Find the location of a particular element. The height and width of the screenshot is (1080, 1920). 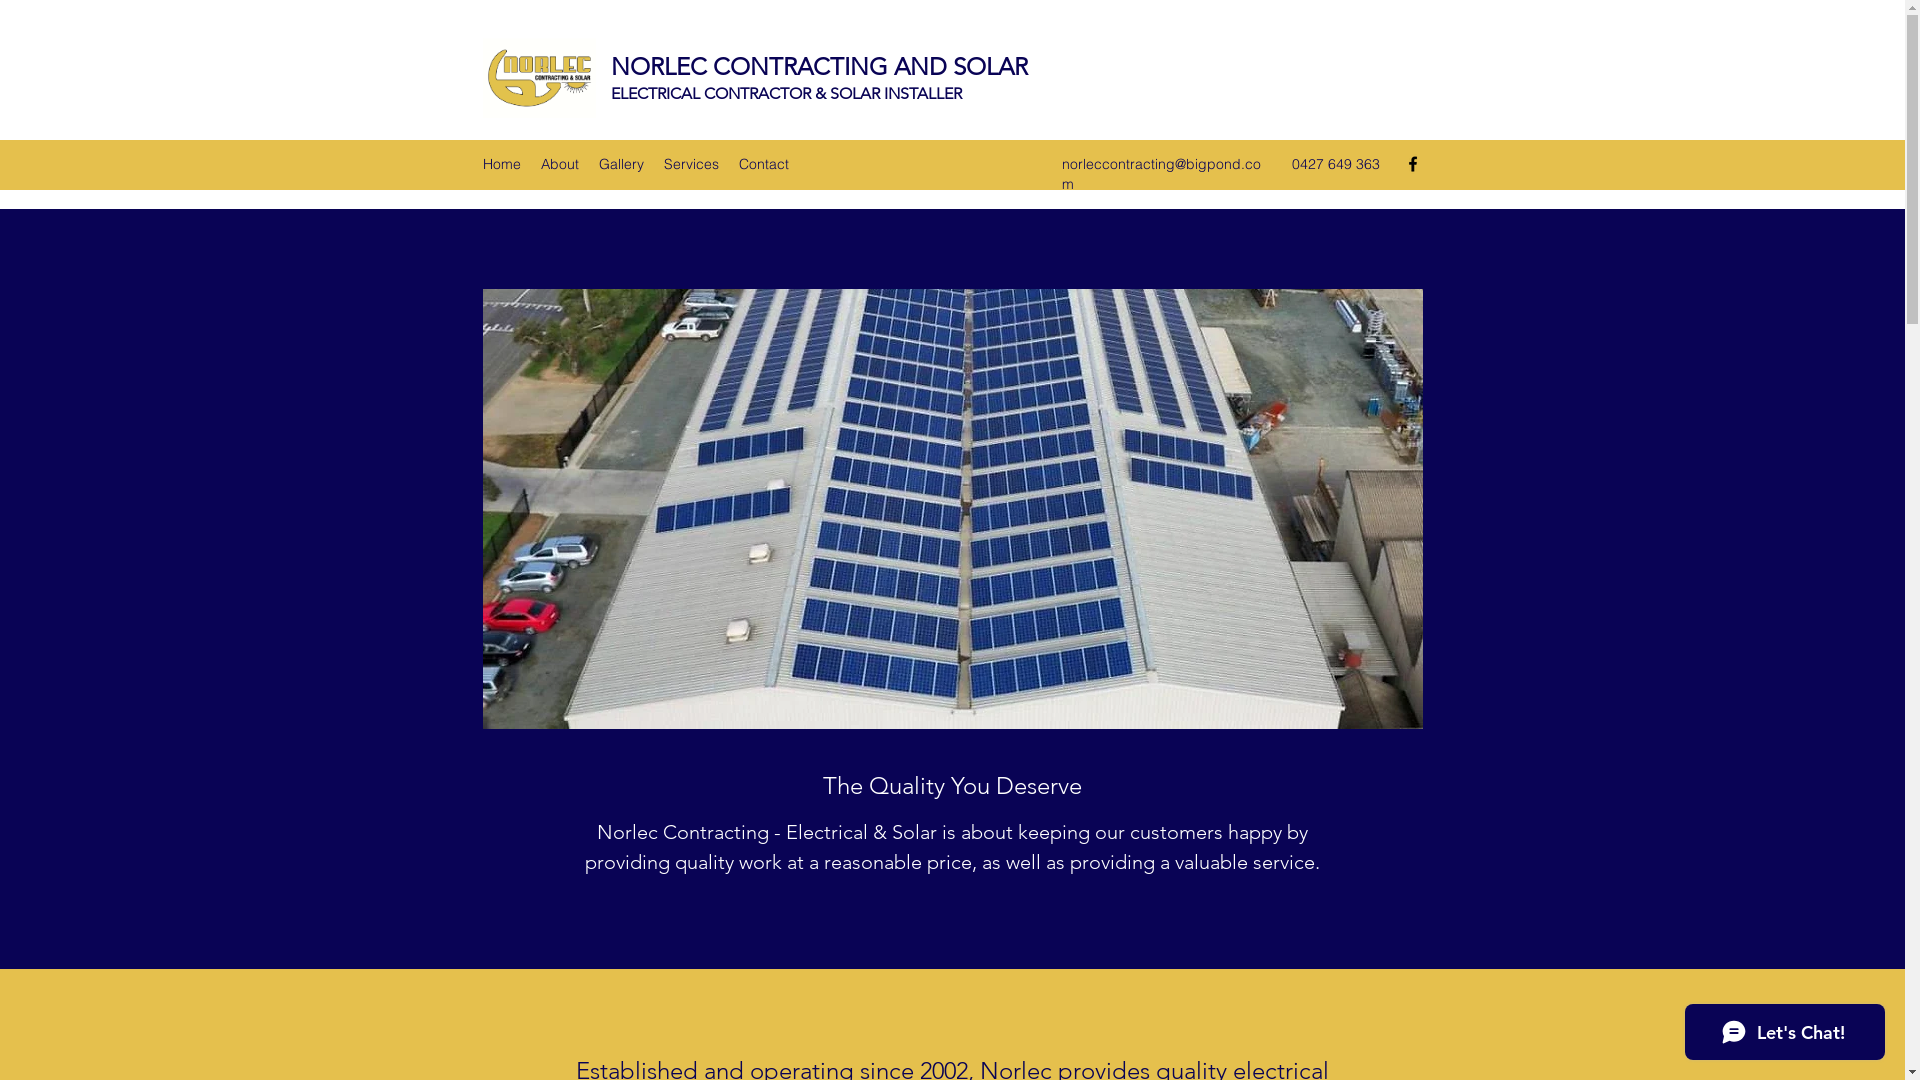

'Gallery' is located at coordinates (619, 163).